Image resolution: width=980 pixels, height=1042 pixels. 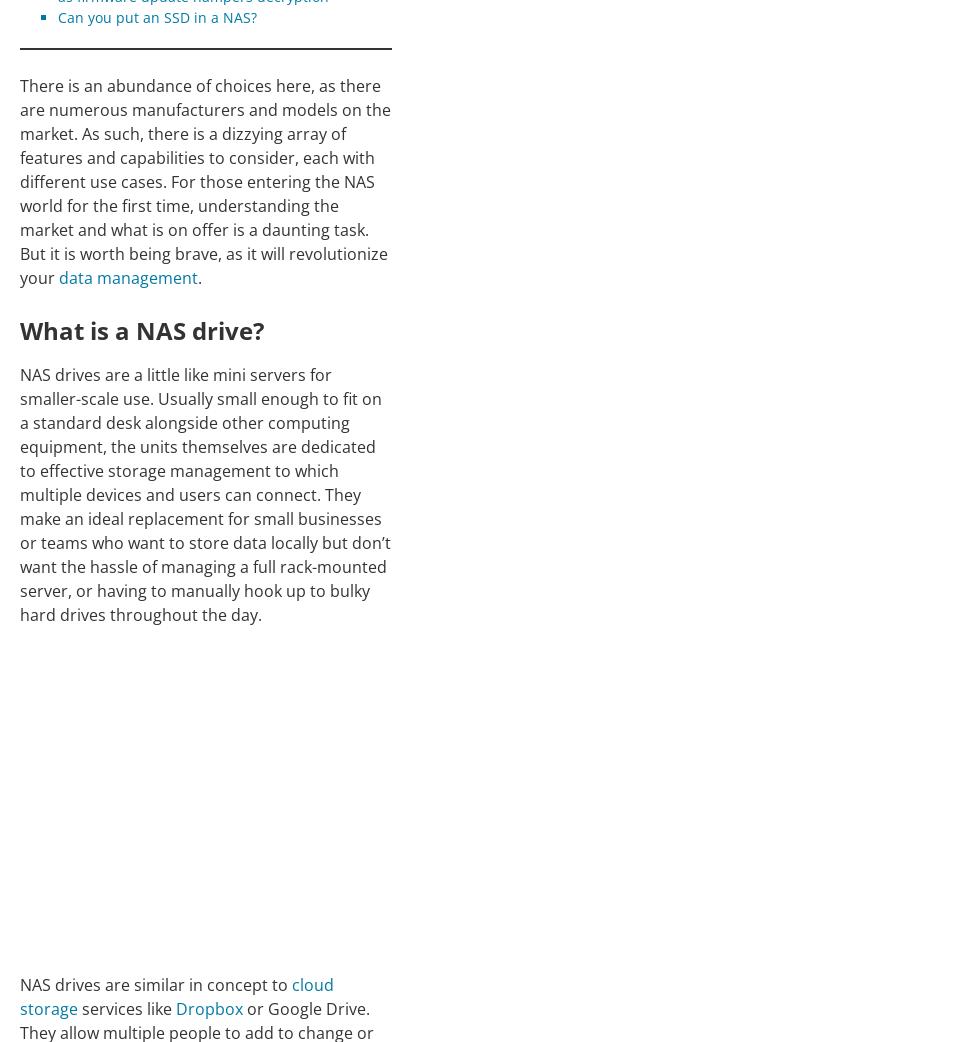 What do you see at coordinates (176, 996) in the screenshot?
I see `'cloud storage'` at bounding box center [176, 996].